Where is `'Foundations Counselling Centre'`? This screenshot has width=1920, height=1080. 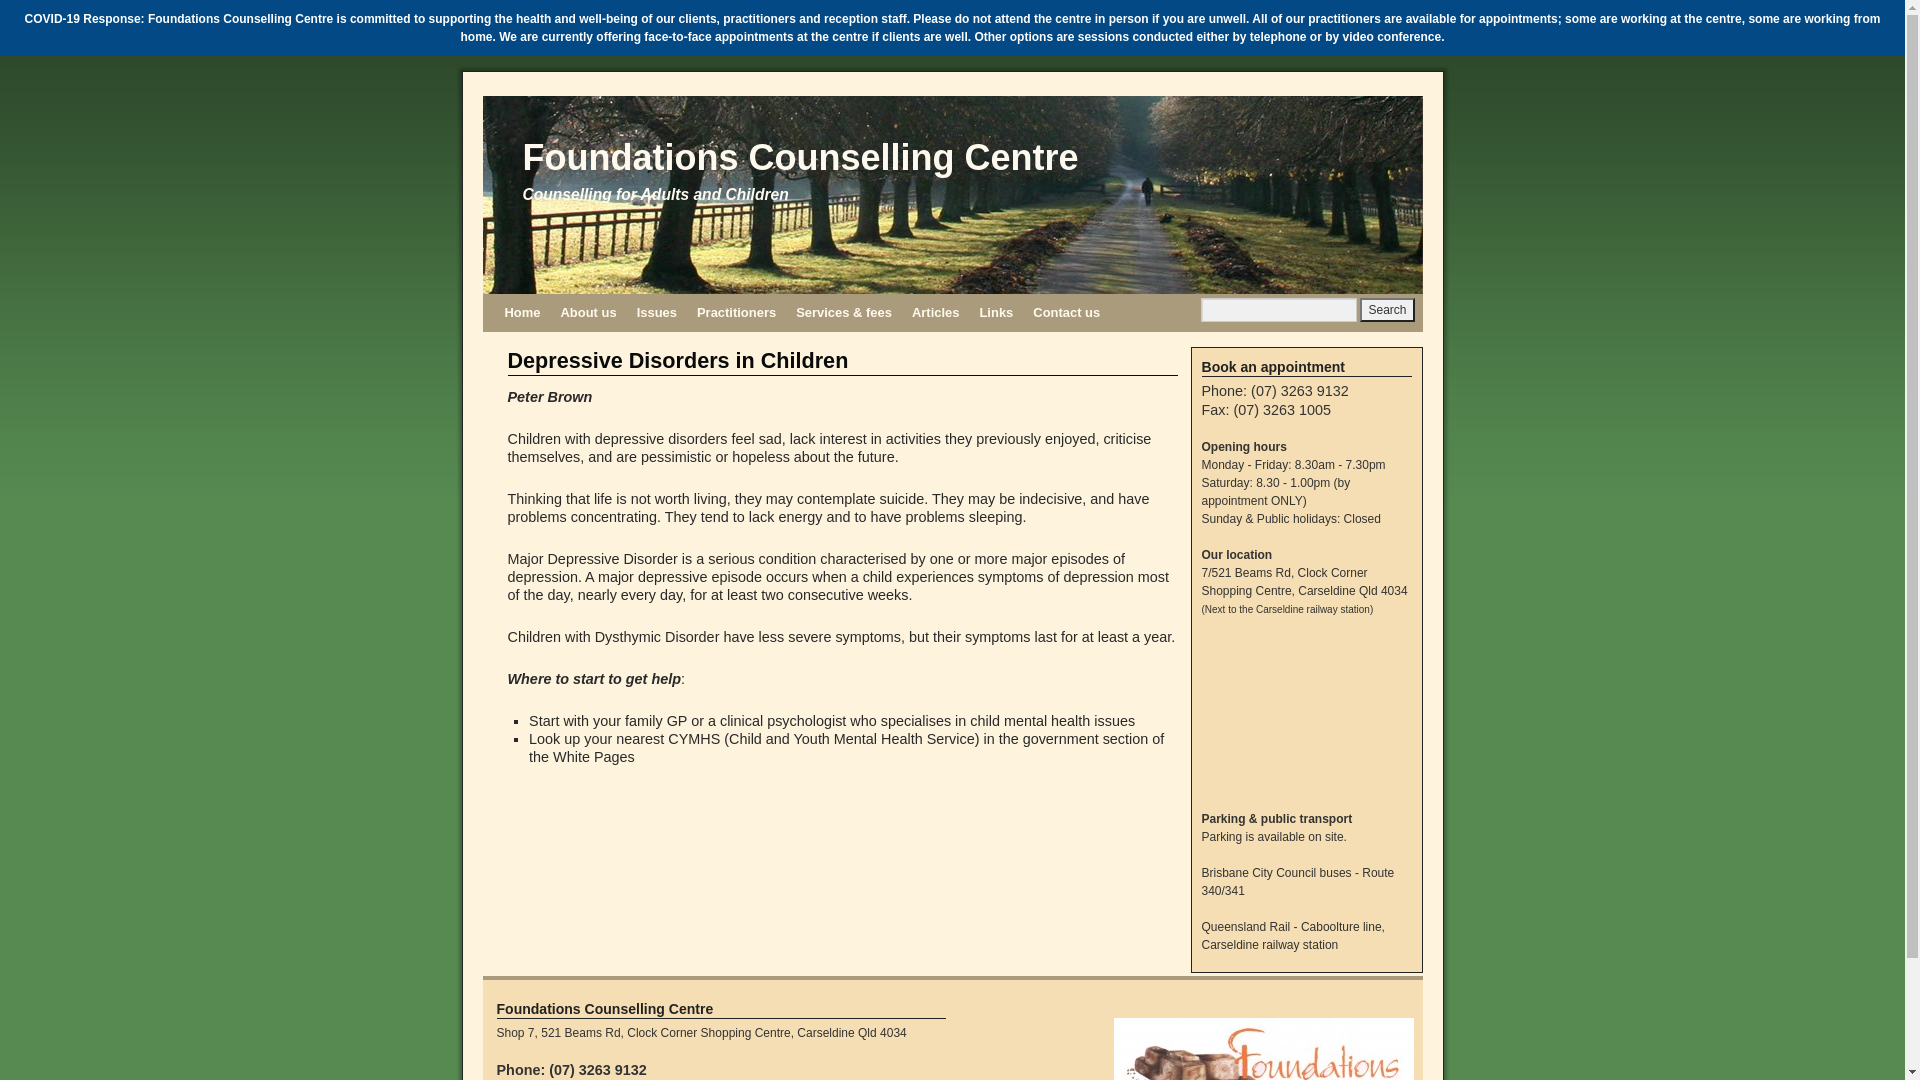
'Foundations Counselling Centre' is located at coordinates (800, 156).